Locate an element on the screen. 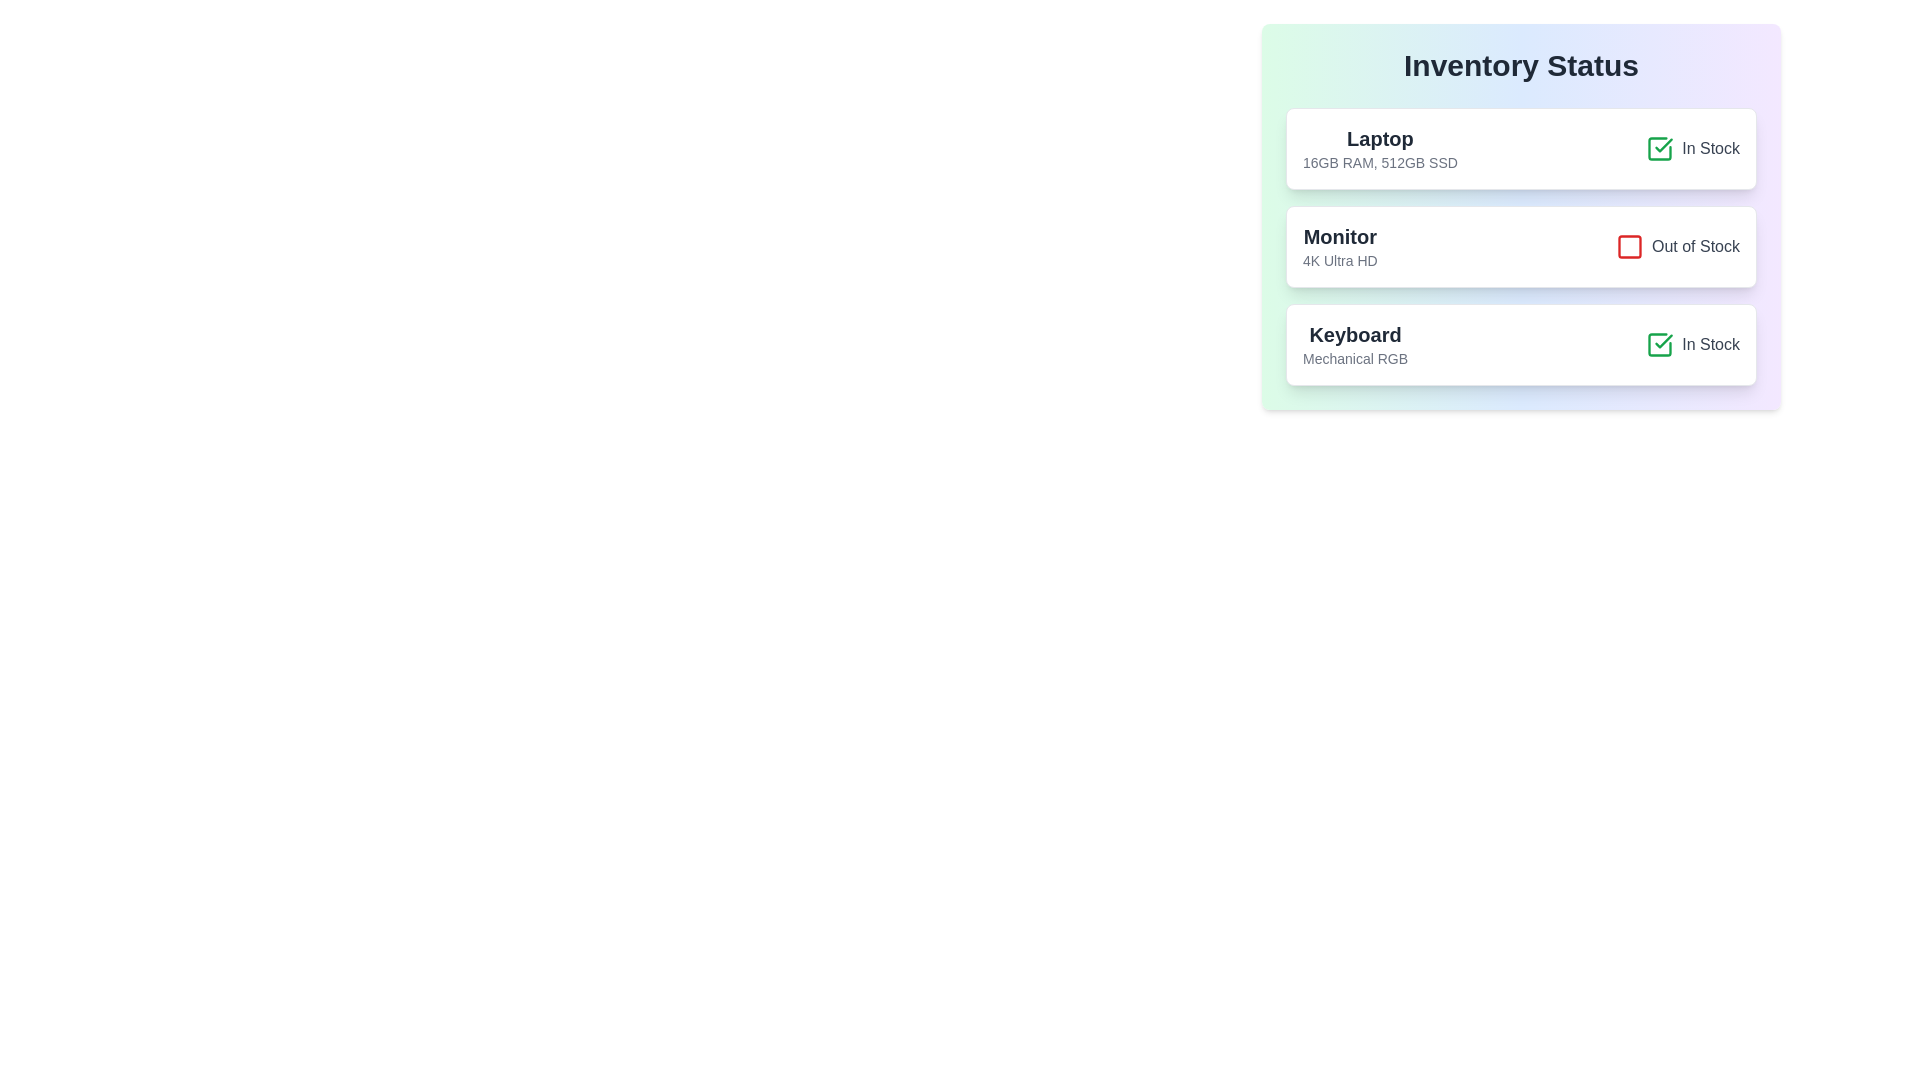 The height and width of the screenshot is (1080, 1920). the green square icon with a checkmark inside, located next to the 'In Stock' text under the 'Inventory Status' heading for the 'Laptop' item is located at coordinates (1660, 148).